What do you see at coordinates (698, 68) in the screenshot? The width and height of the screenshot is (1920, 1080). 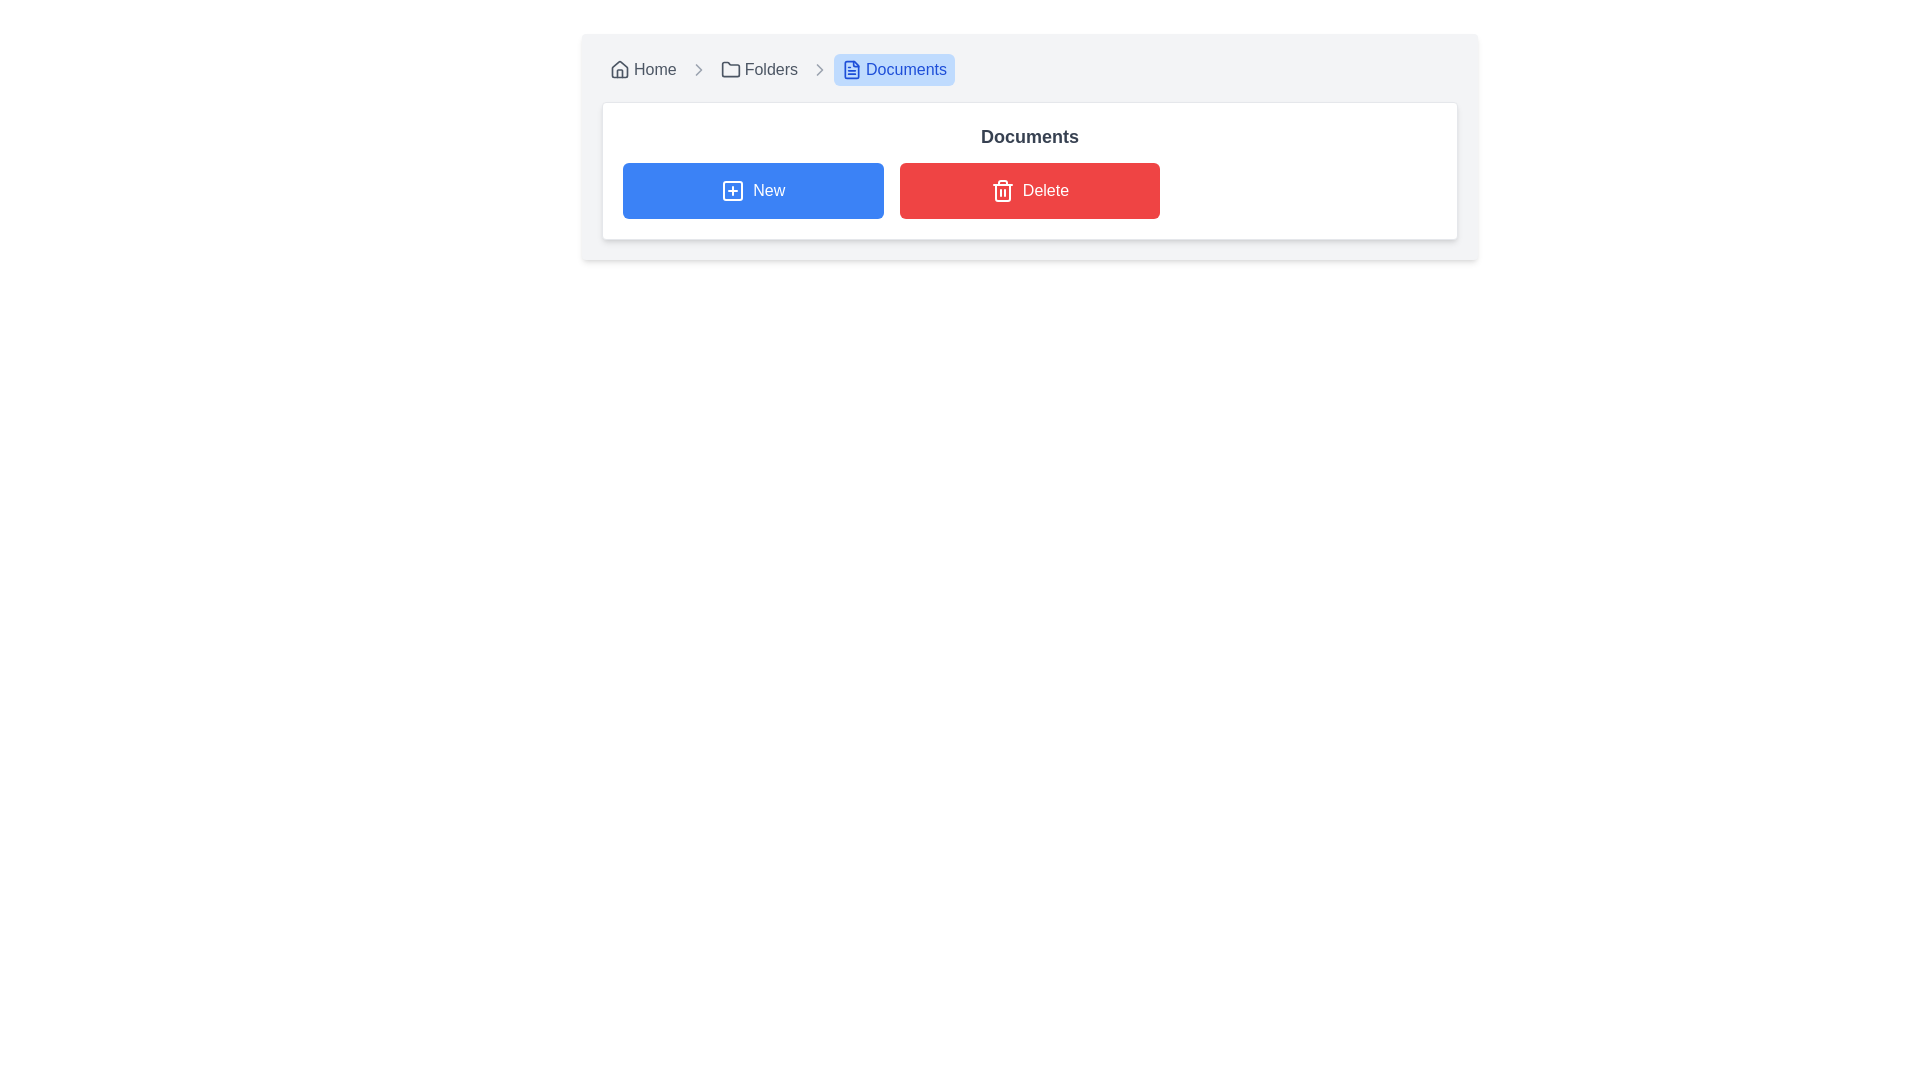 I see `the right-pointing chevron icon in the breadcrumb navigation bar` at bounding box center [698, 68].